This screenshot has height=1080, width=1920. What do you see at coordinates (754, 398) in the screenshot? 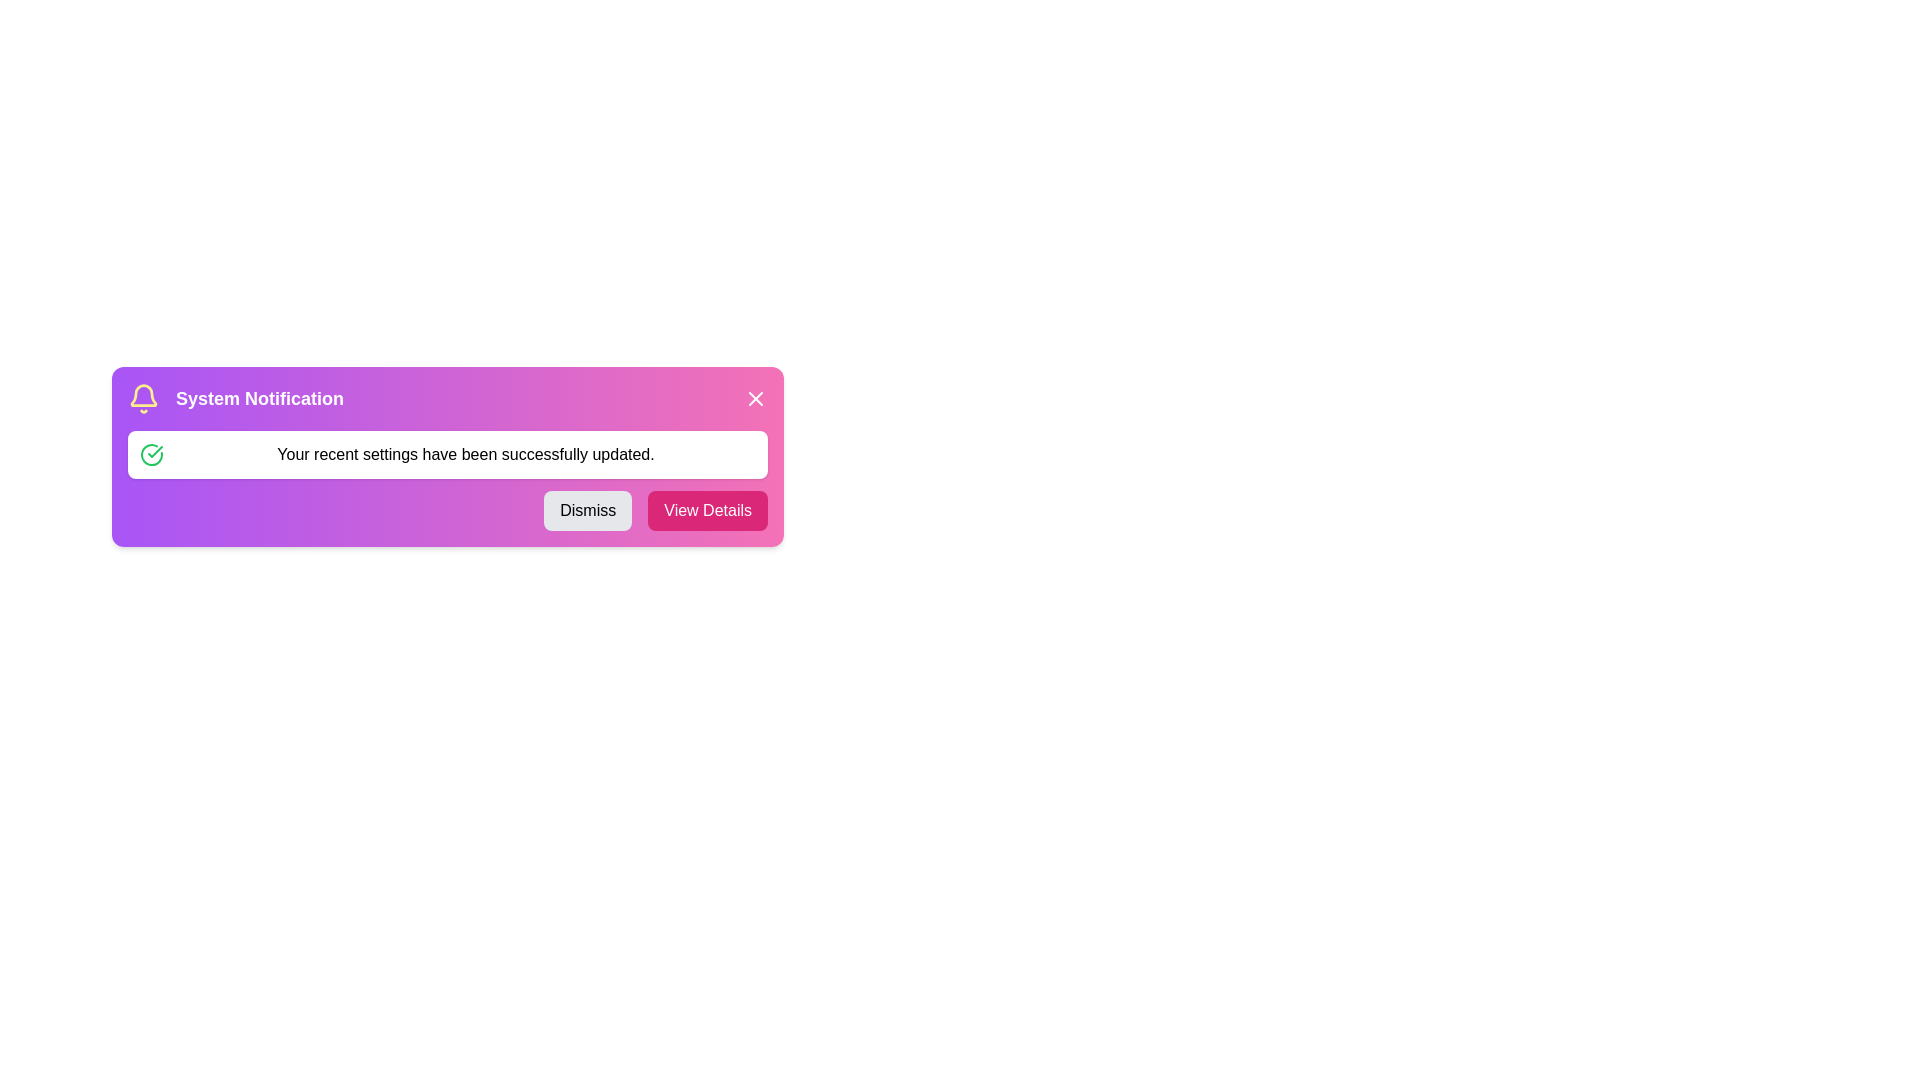
I see `the 'X' button to close the notification` at bounding box center [754, 398].